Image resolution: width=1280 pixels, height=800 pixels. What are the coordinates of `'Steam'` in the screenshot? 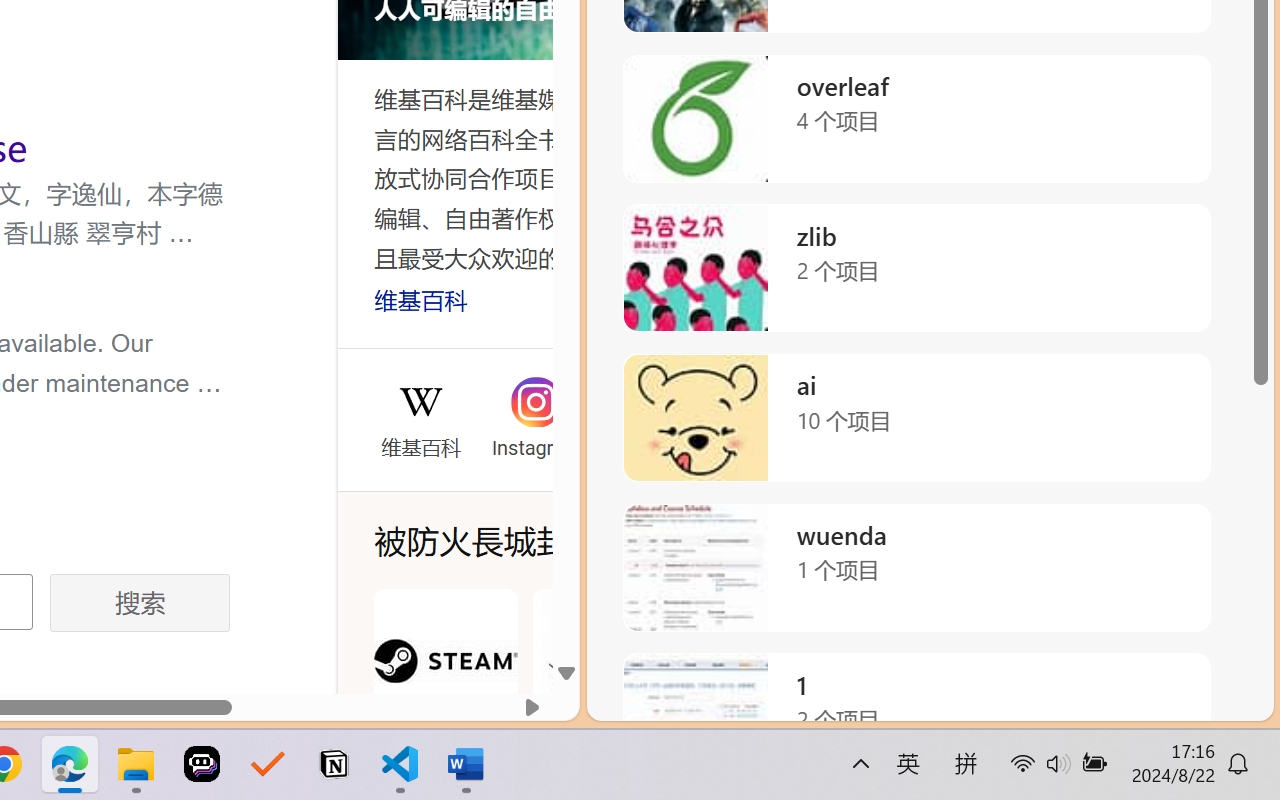 It's located at (444, 684).